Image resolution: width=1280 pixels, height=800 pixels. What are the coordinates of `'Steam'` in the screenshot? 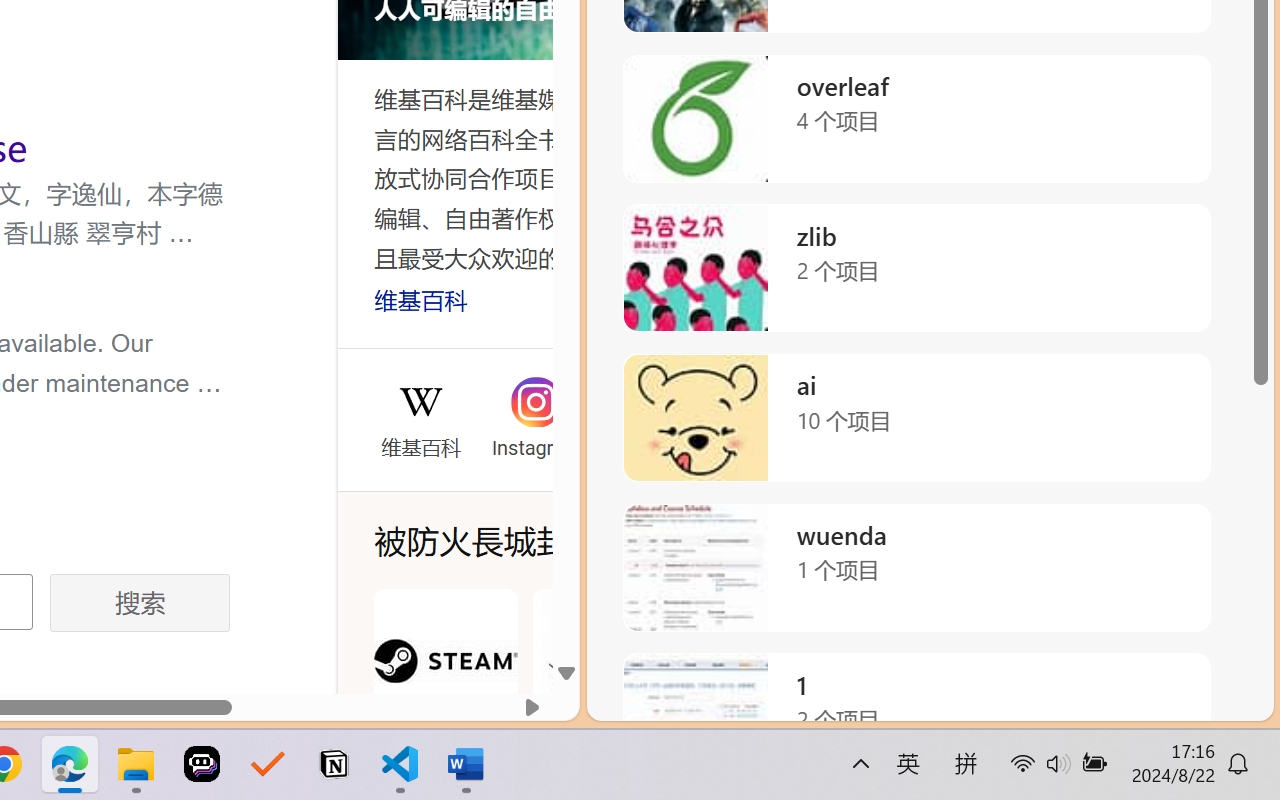 It's located at (444, 684).